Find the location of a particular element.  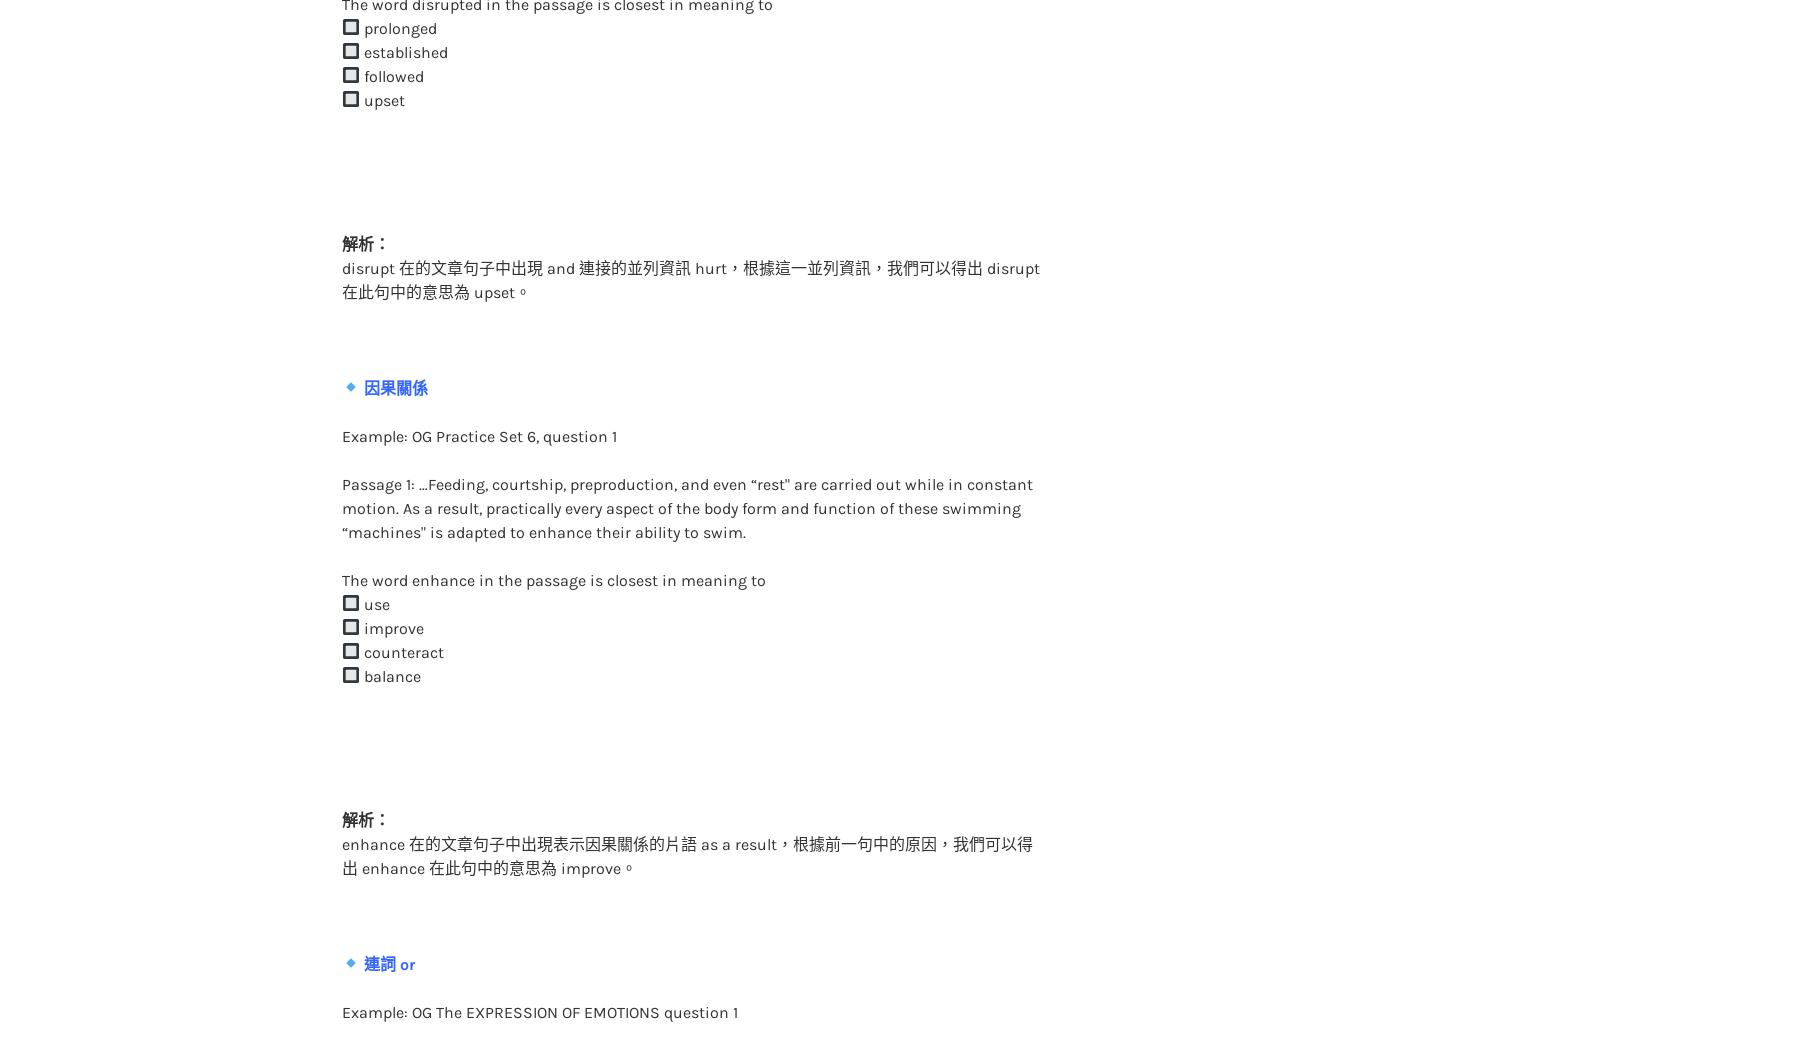

'disrupt 在的文章句子中出現 and 連接的並列資訊 hurt，根據這一並列資訊，我們可以得出 disrupt 在此句中的意思為 upset。' is located at coordinates (689, 238).